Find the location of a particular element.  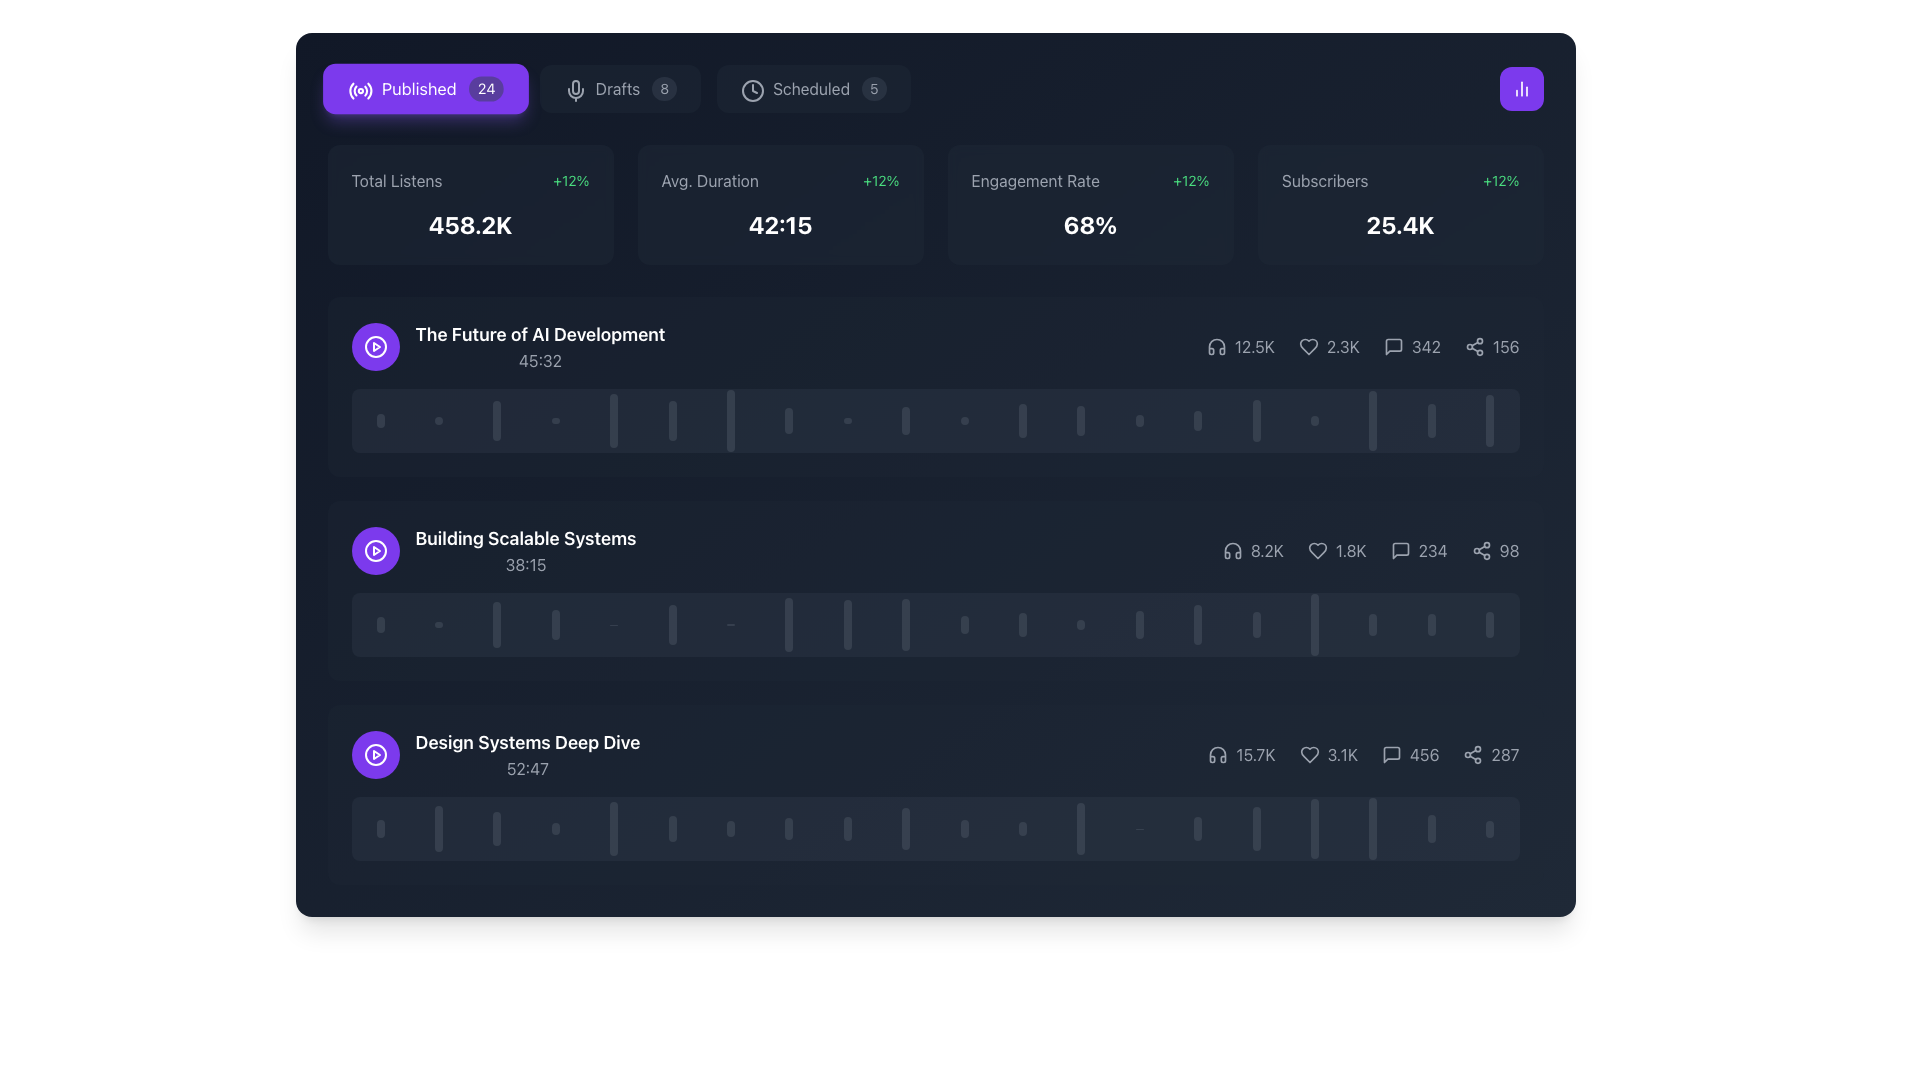

the fourteenth vertical bar in the lower section of the panel interface, which serves as a visual indicator or graphical representation is located at coordinates (1198, 829).